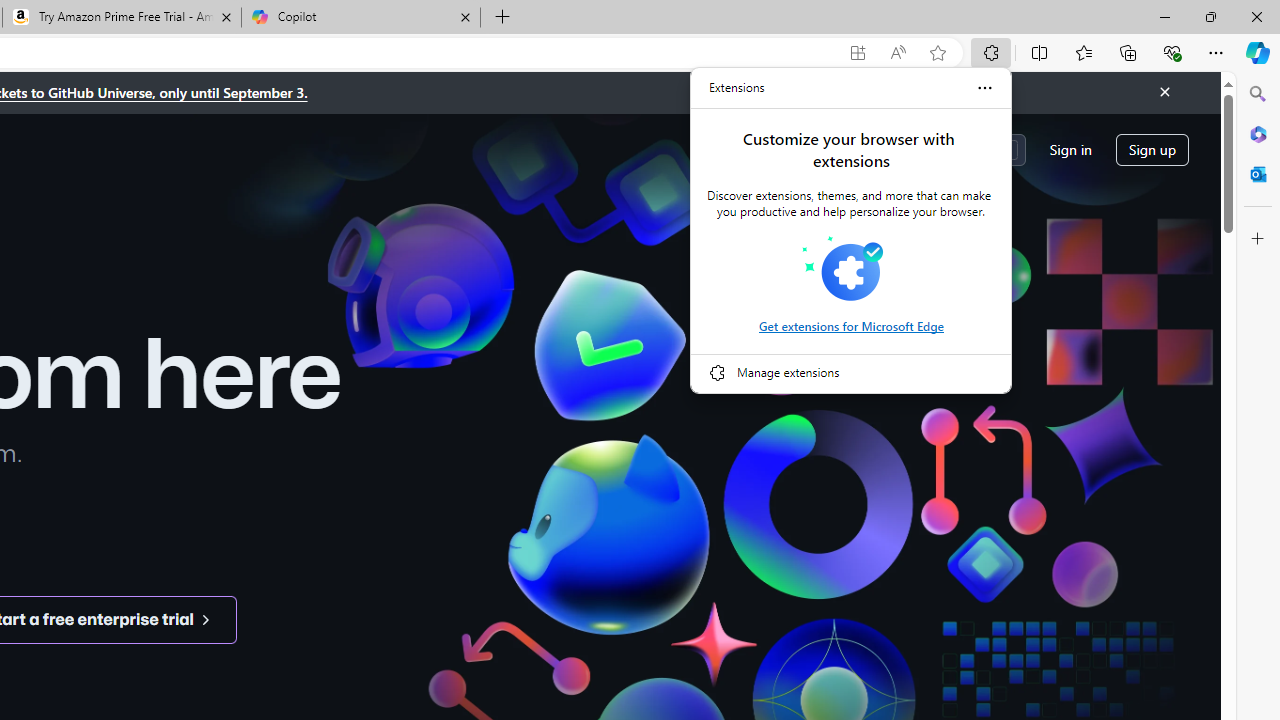  I want to click on 'Manage extensions', so click(851, 372).